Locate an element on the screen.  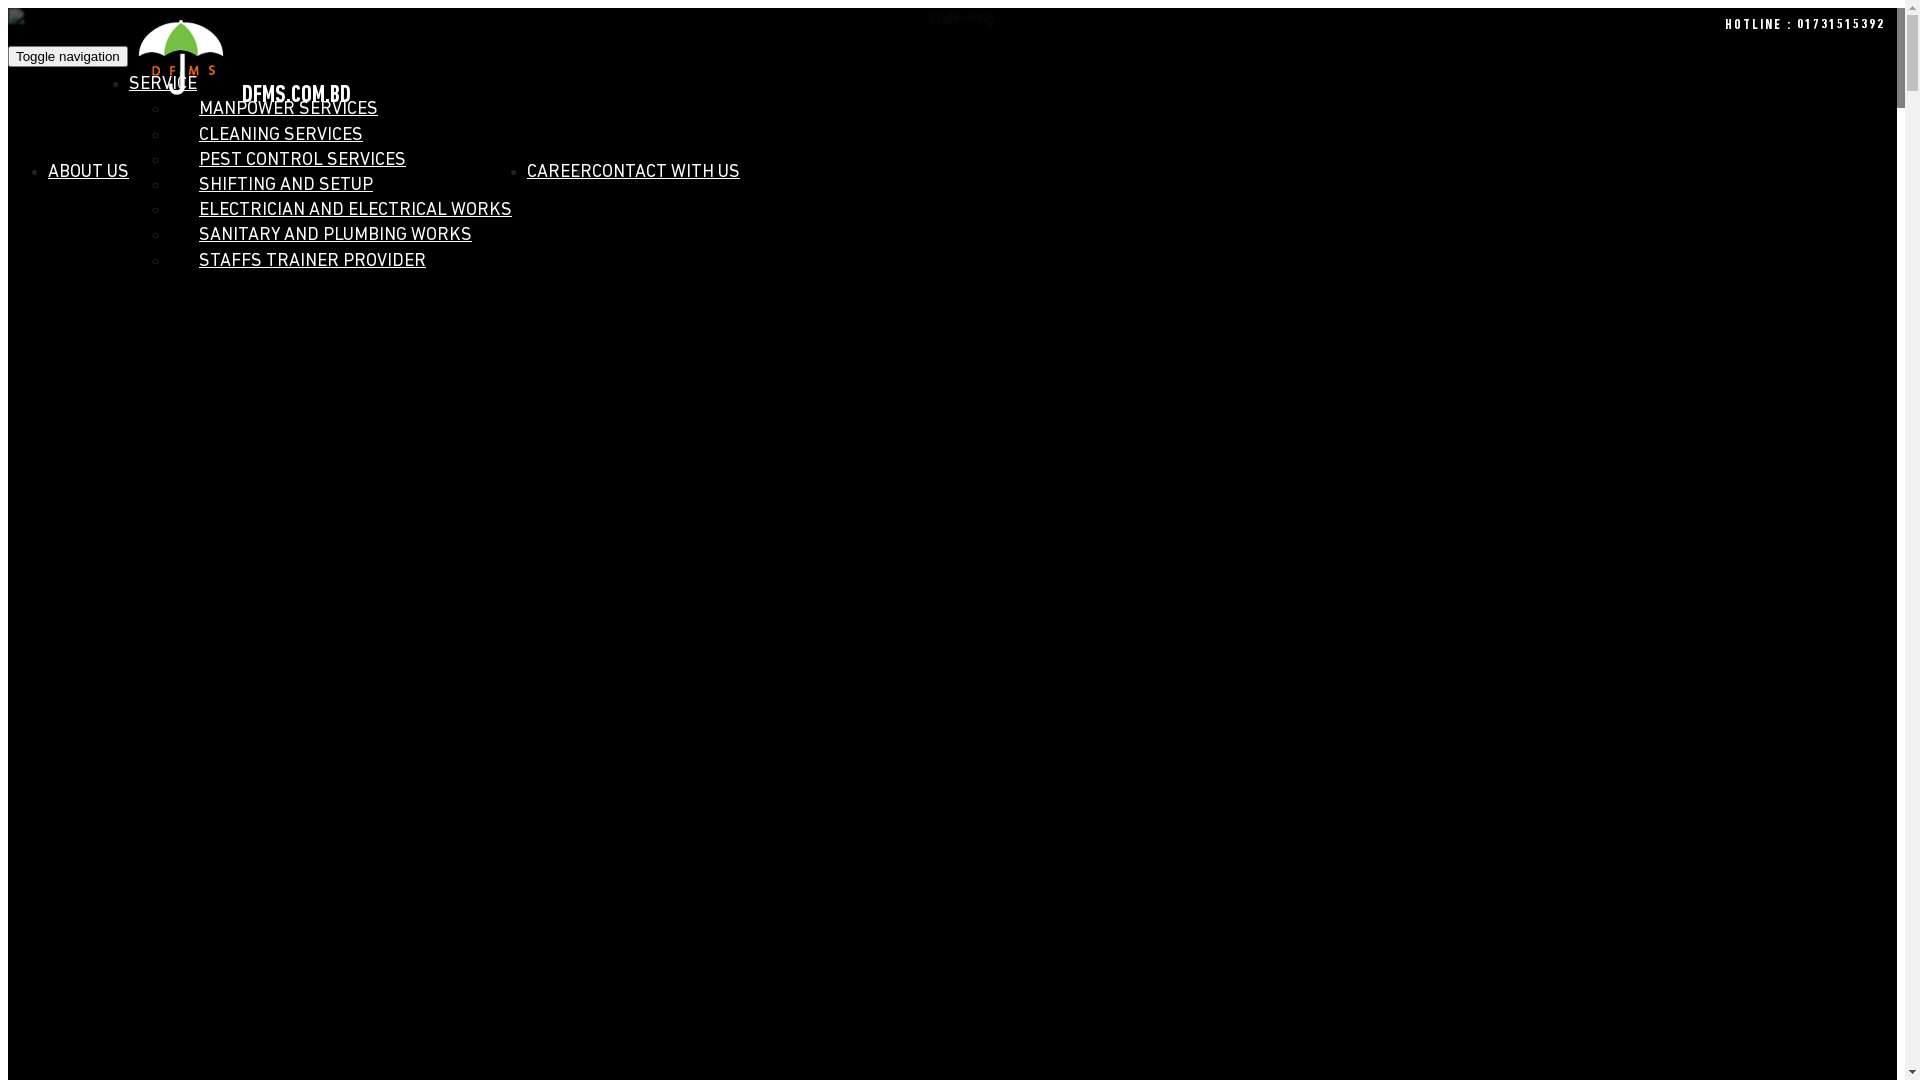
'Toggle navigation' is located at coordinates (67, 55).